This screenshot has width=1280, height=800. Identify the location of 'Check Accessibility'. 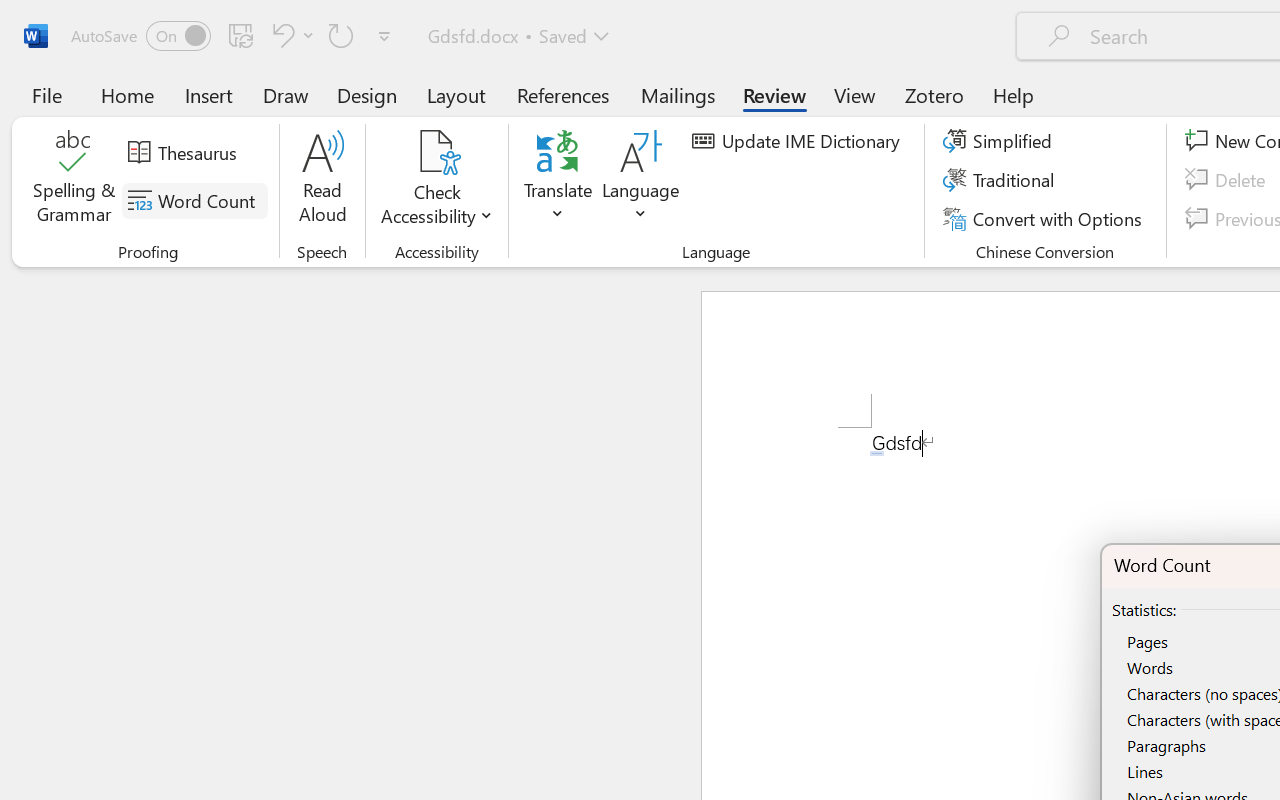
(436, 151).